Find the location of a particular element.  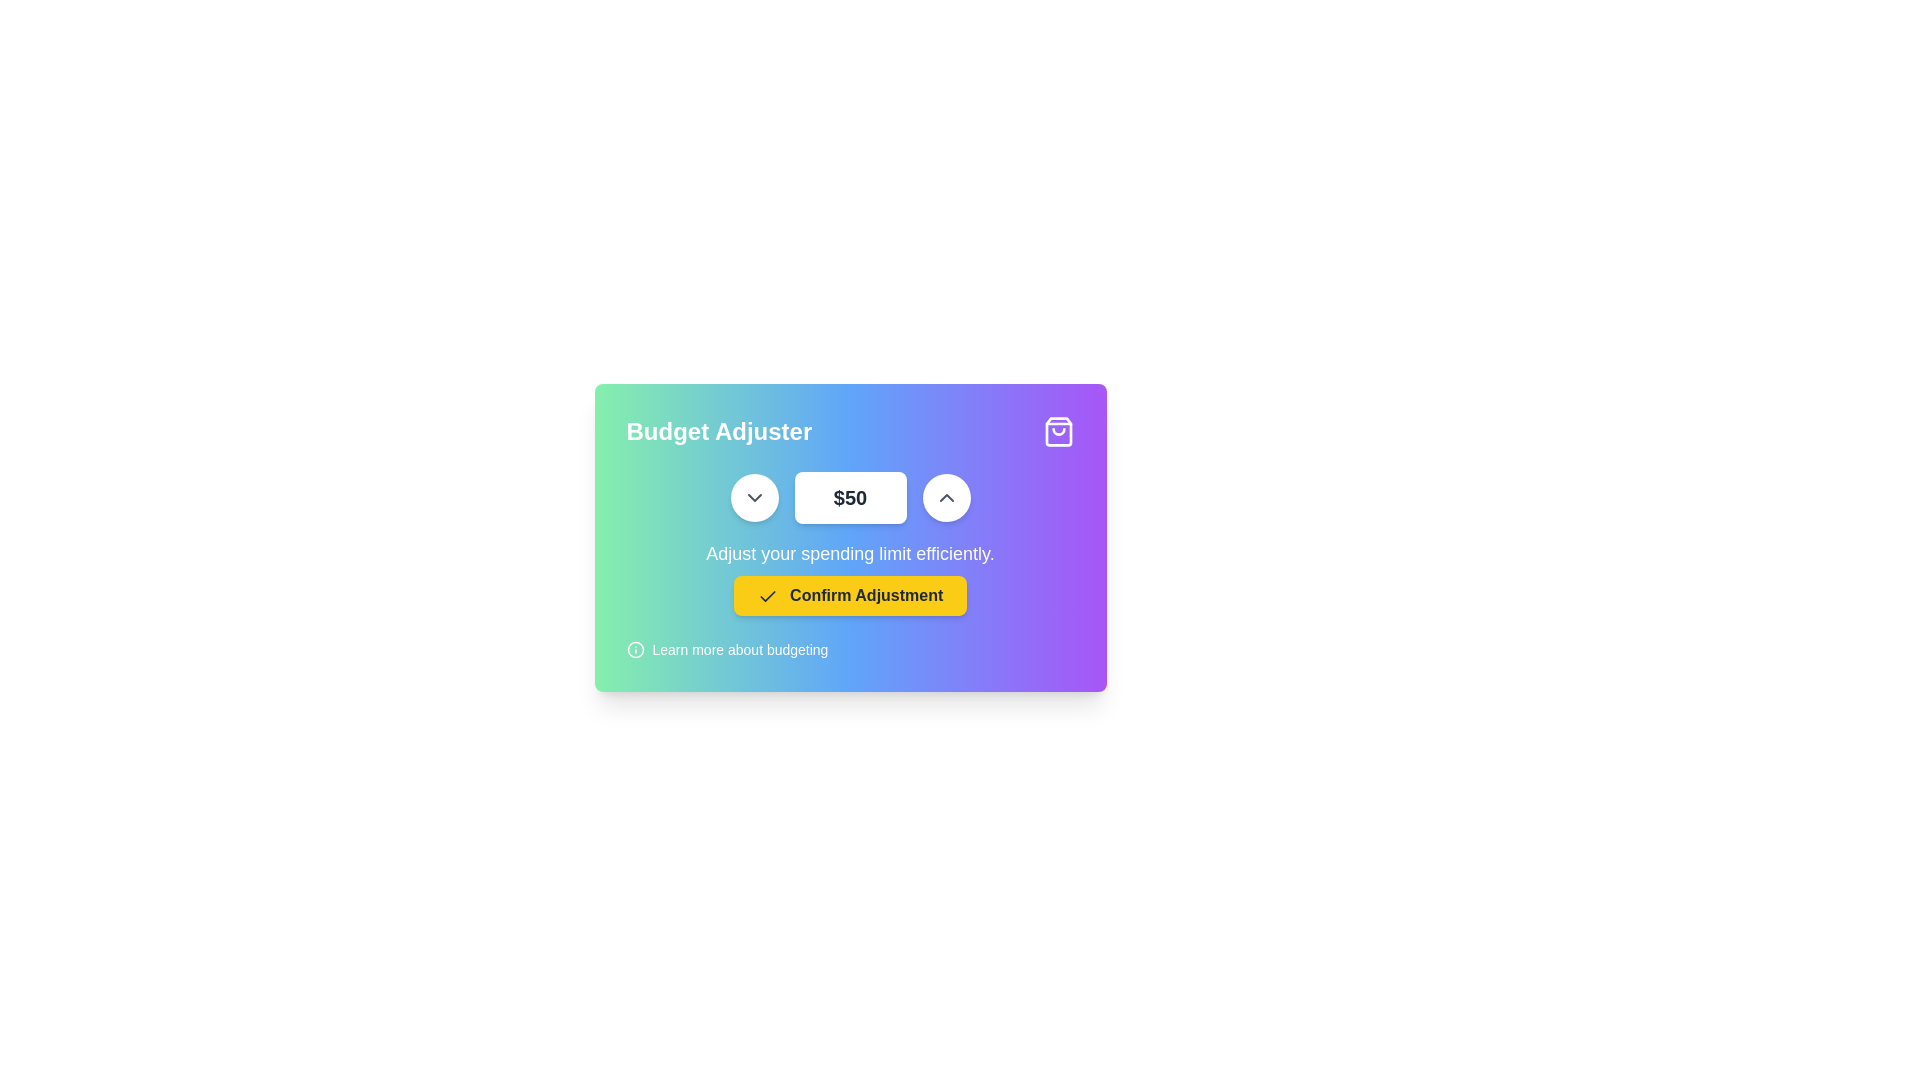

the text label providing guidance about managing a spending limit, located directly below the '$50' value display and above the 'Confirm Adjustment' button is located at coordinates (850, 554).